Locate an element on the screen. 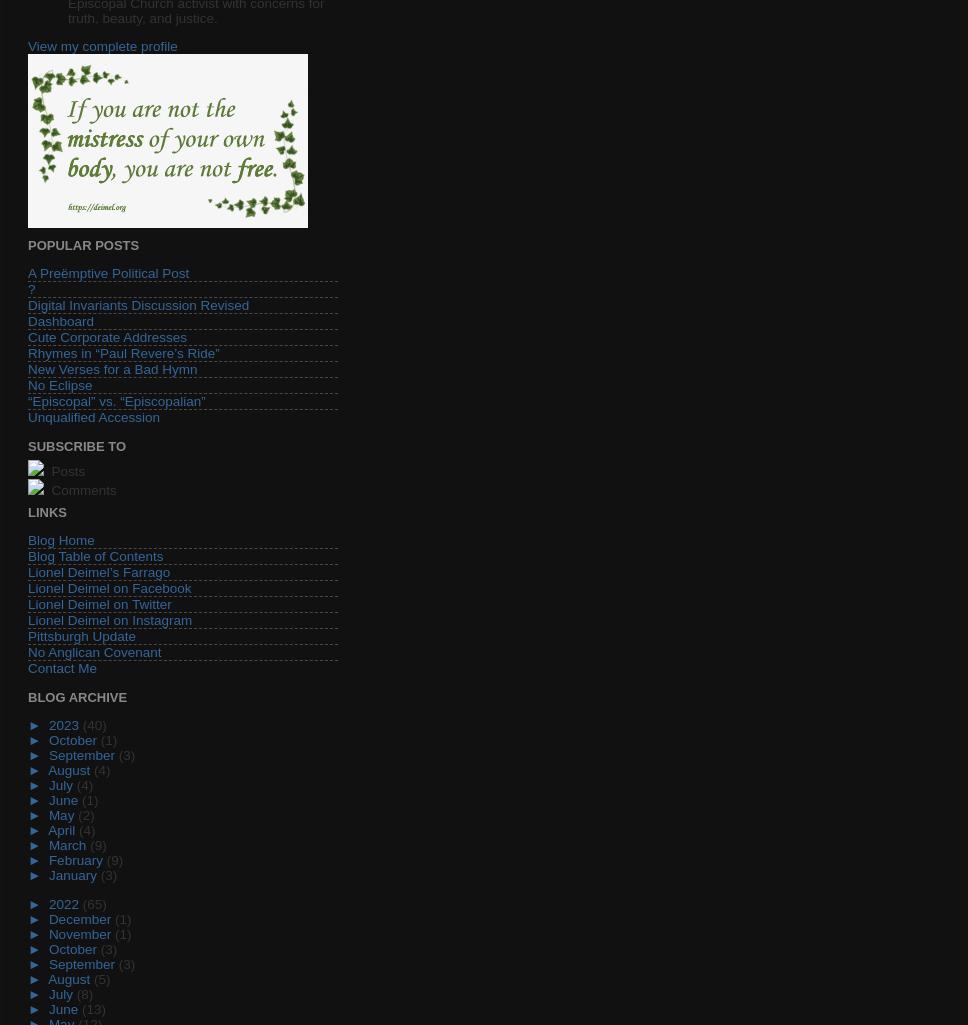  '(8)' is located at coordinates (84, 992).